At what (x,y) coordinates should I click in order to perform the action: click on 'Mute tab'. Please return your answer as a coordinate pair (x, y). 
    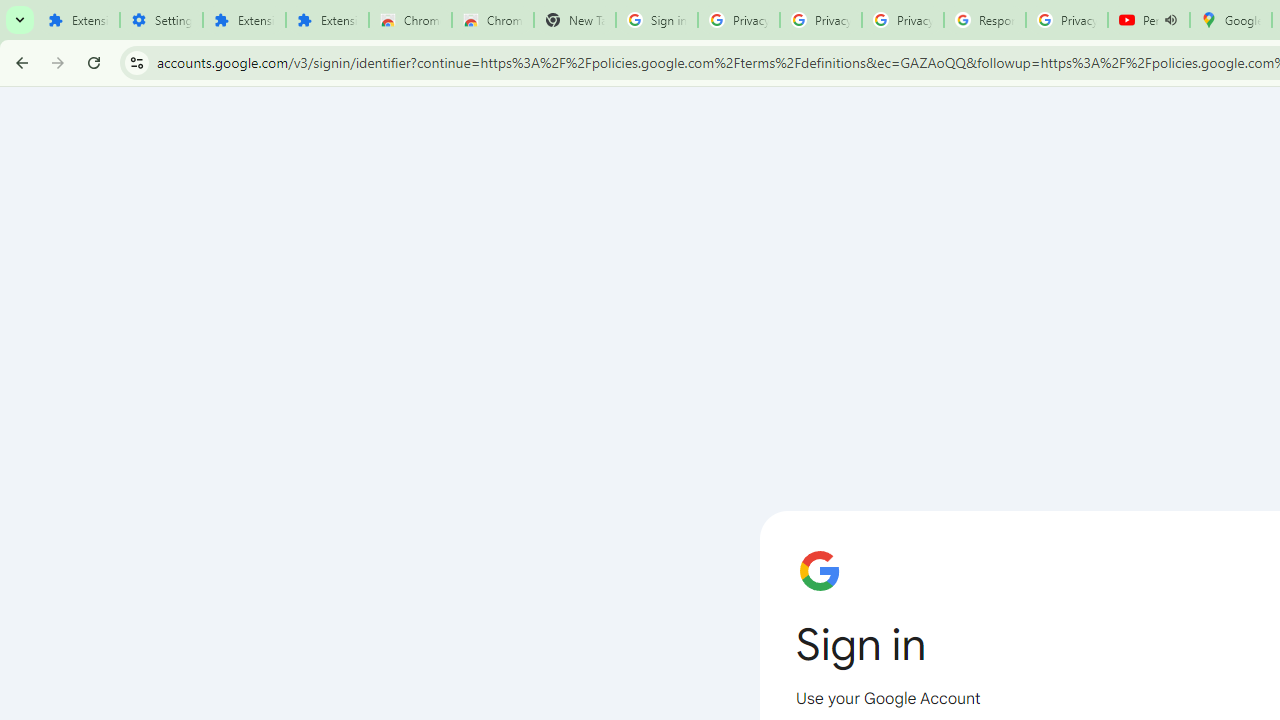
    Looking at the image, I should click on (1171, 20).